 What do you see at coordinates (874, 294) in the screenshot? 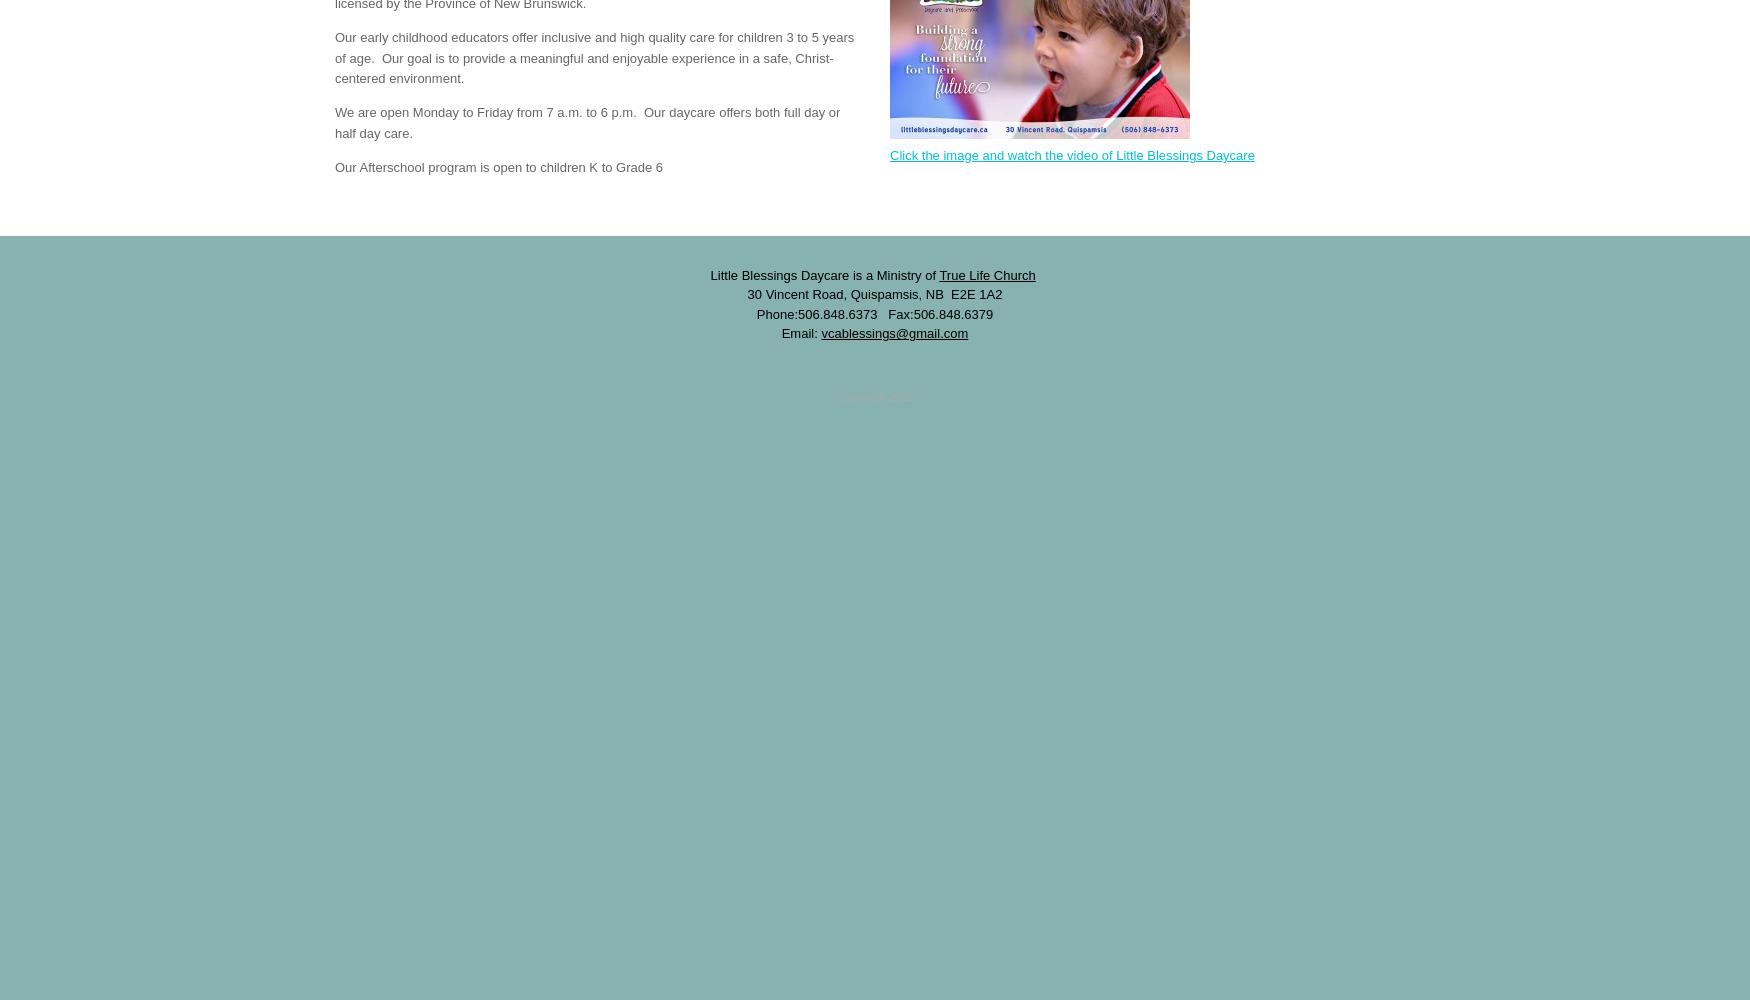
I see `'30 Vincent Road, Quispamsis, NB  E2E 1A2'` at bounding box center [874, 294].